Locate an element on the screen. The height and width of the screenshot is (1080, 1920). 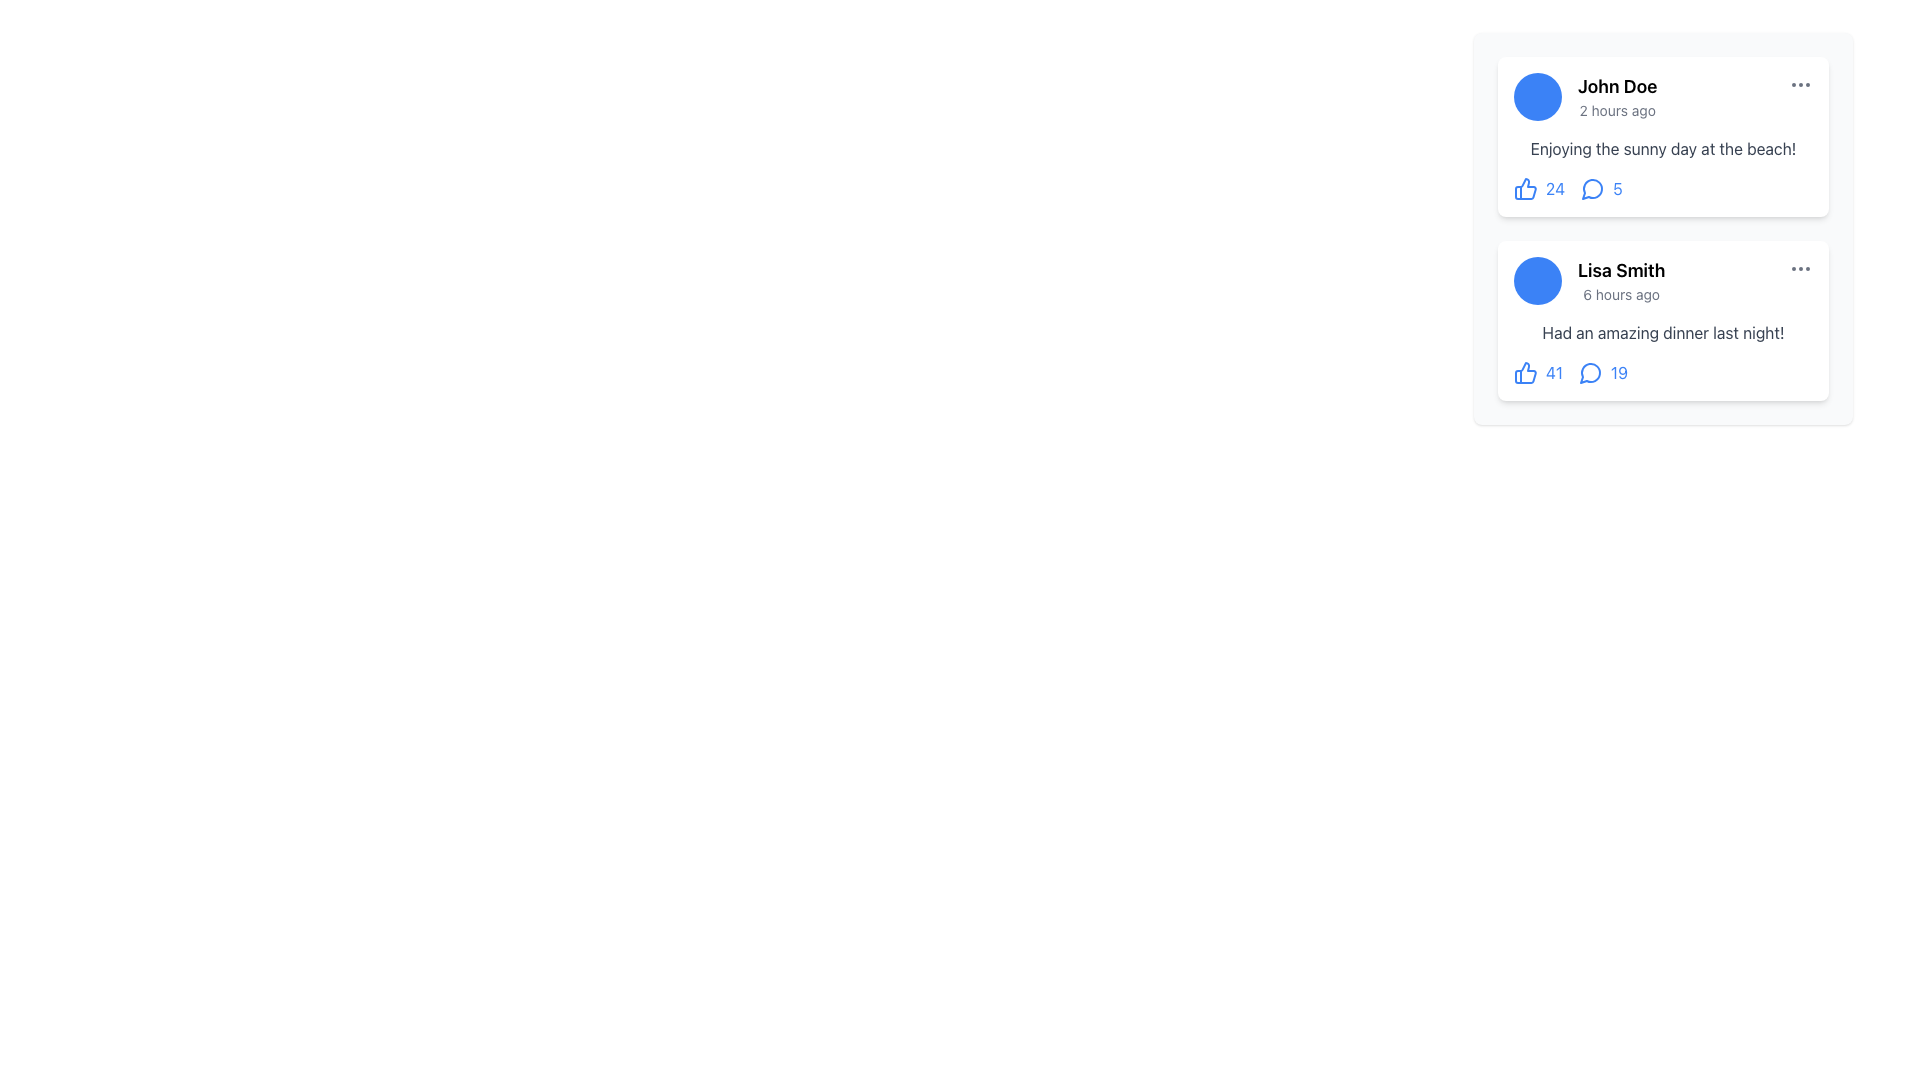
the text label that reads '6 hours ago', which is styled in light gray and positioned beneath 'Lisa Smith' in a social media post is located at coordinates (1621, 294).